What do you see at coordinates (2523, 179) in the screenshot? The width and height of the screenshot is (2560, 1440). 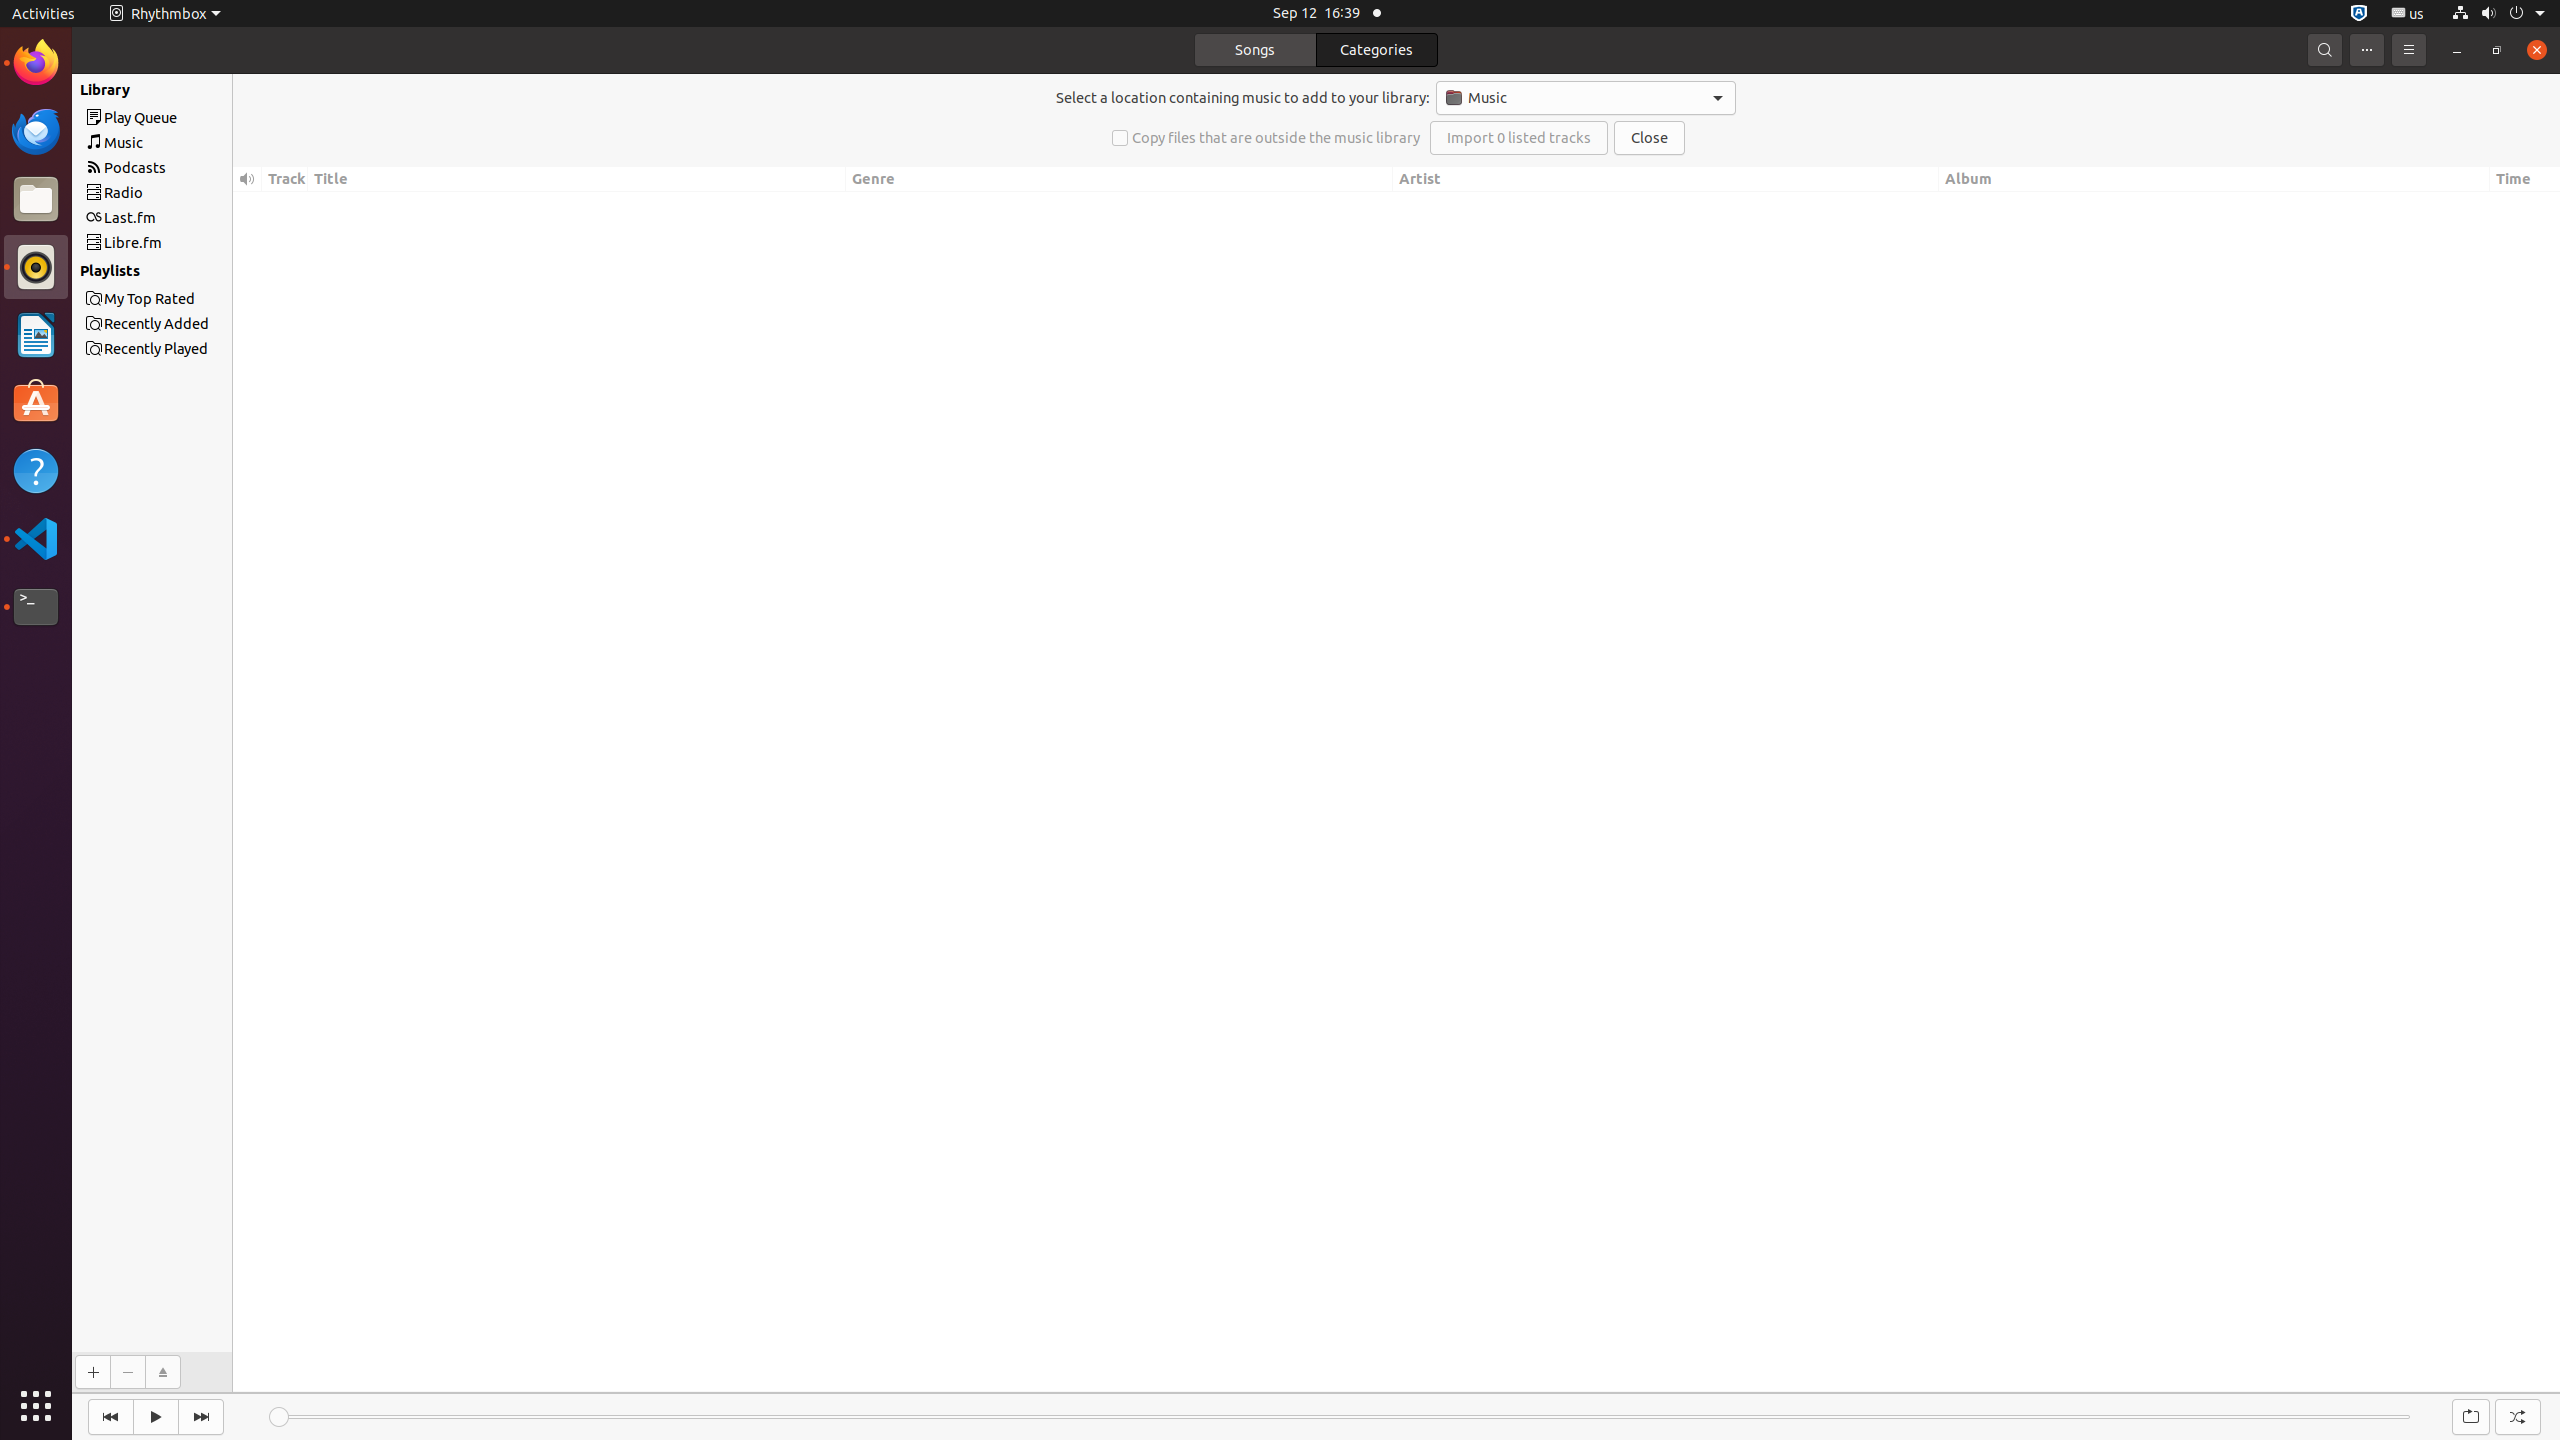 I see `'Time'` at bounding box center [2523, 179].